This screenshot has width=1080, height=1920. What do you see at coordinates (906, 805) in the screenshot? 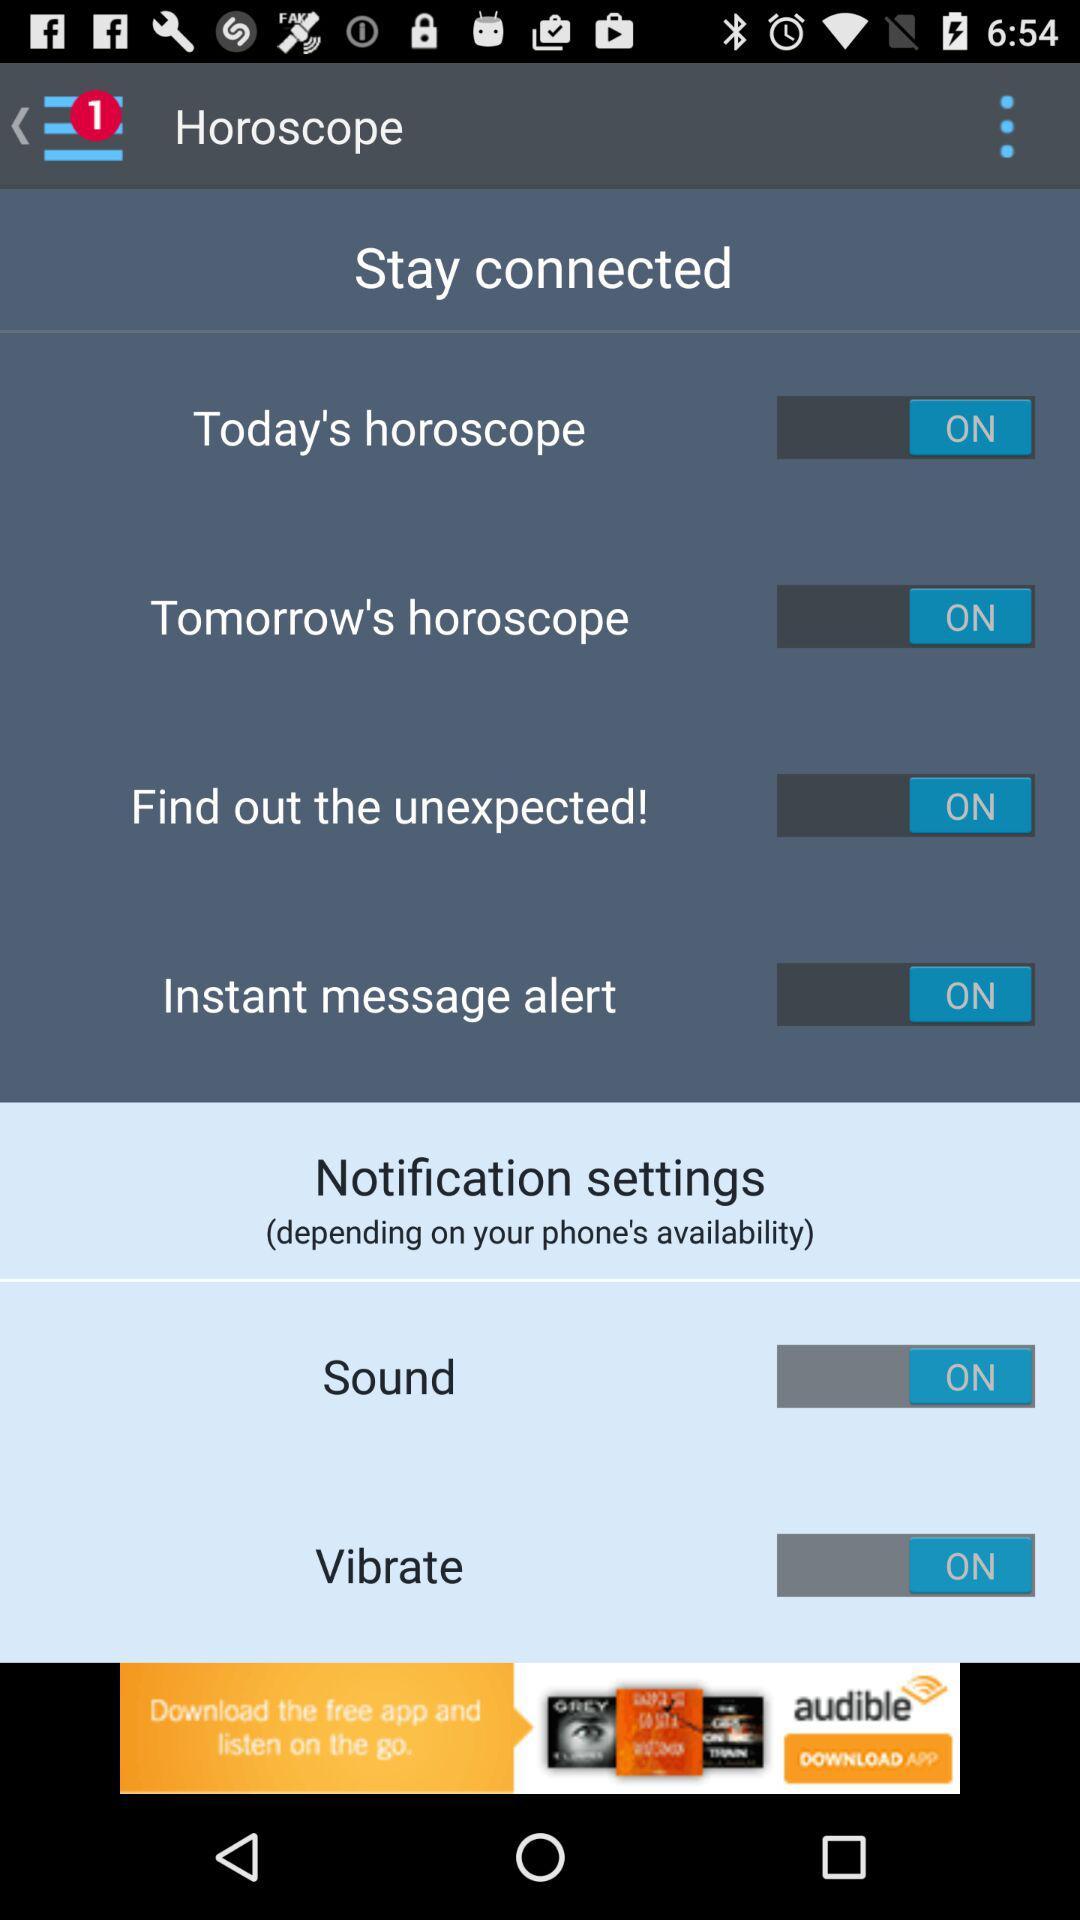
I see `on button` at bounding box center [906, 805].